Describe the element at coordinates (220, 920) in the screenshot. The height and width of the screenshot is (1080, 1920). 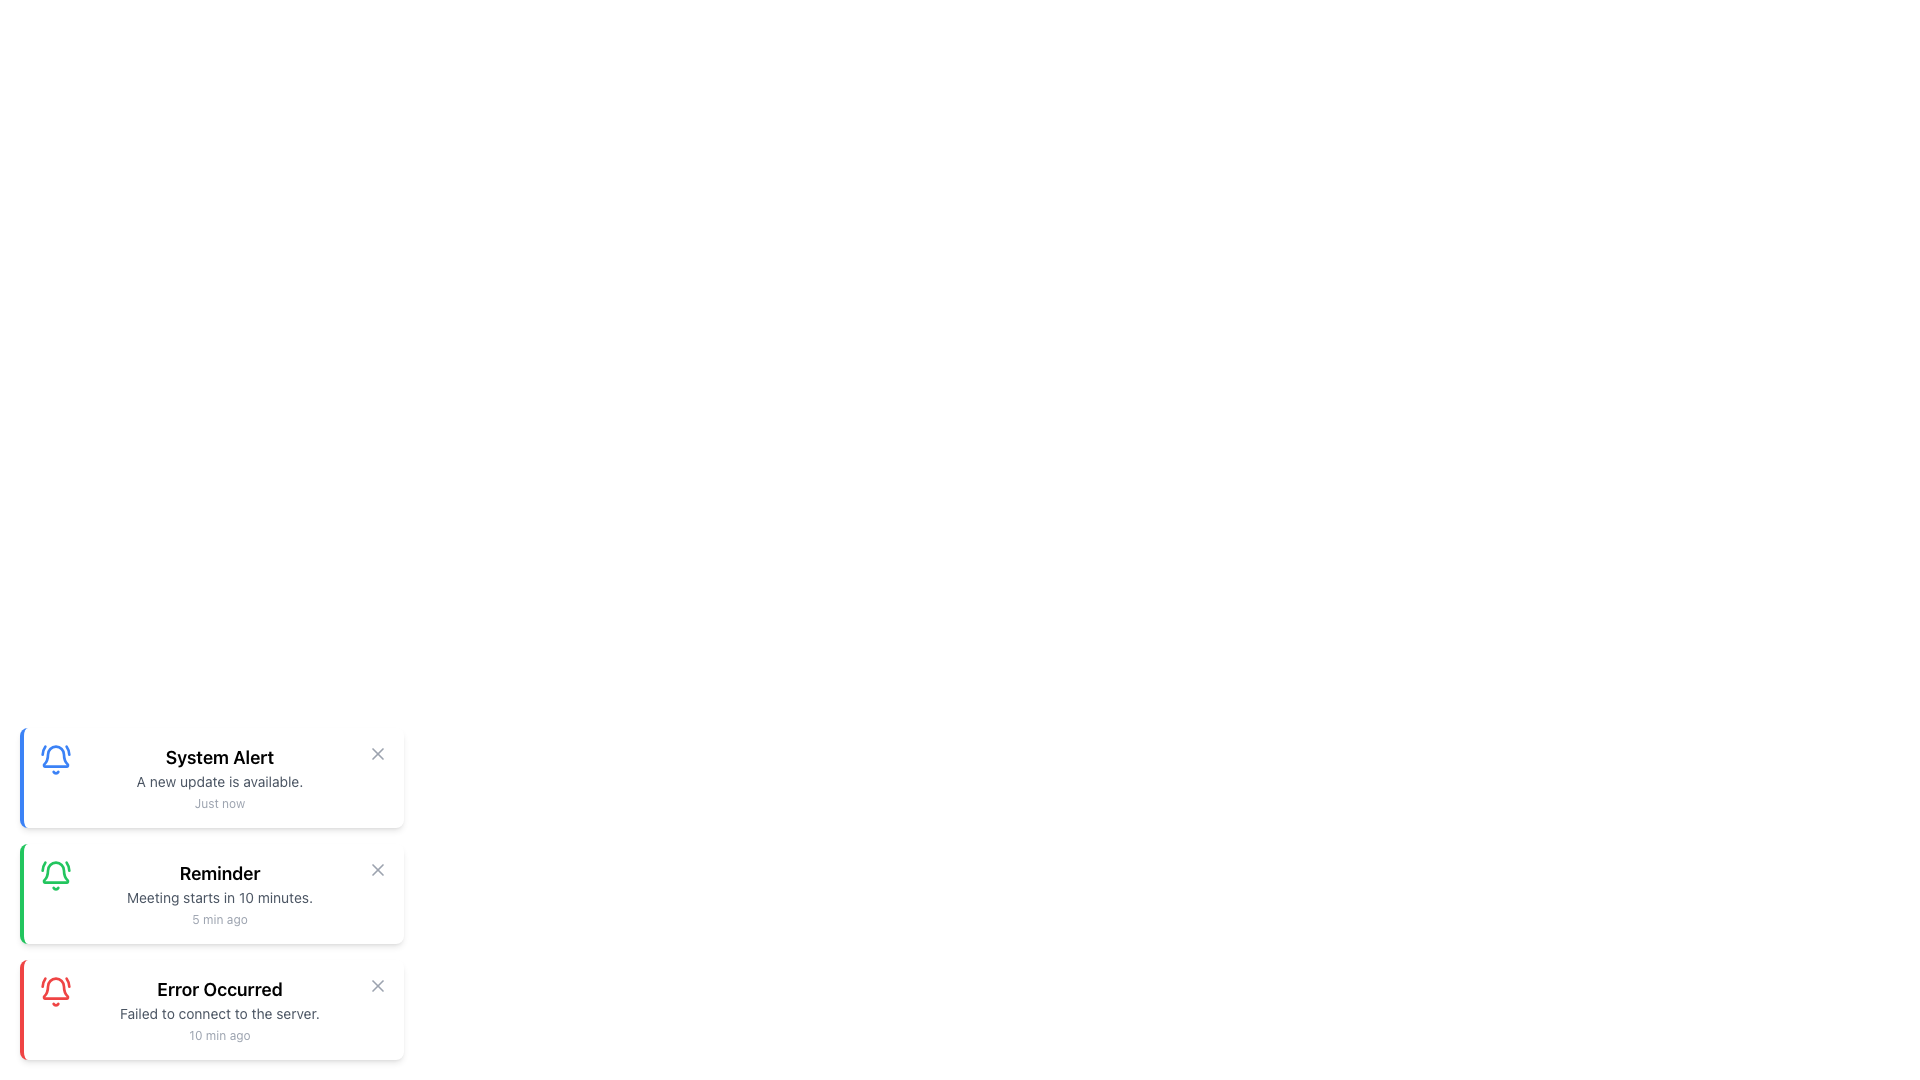
I see `the text element reading '5 min ago', which is styled in light gray and located at the bottom of the 'Reminder' section` at that location.